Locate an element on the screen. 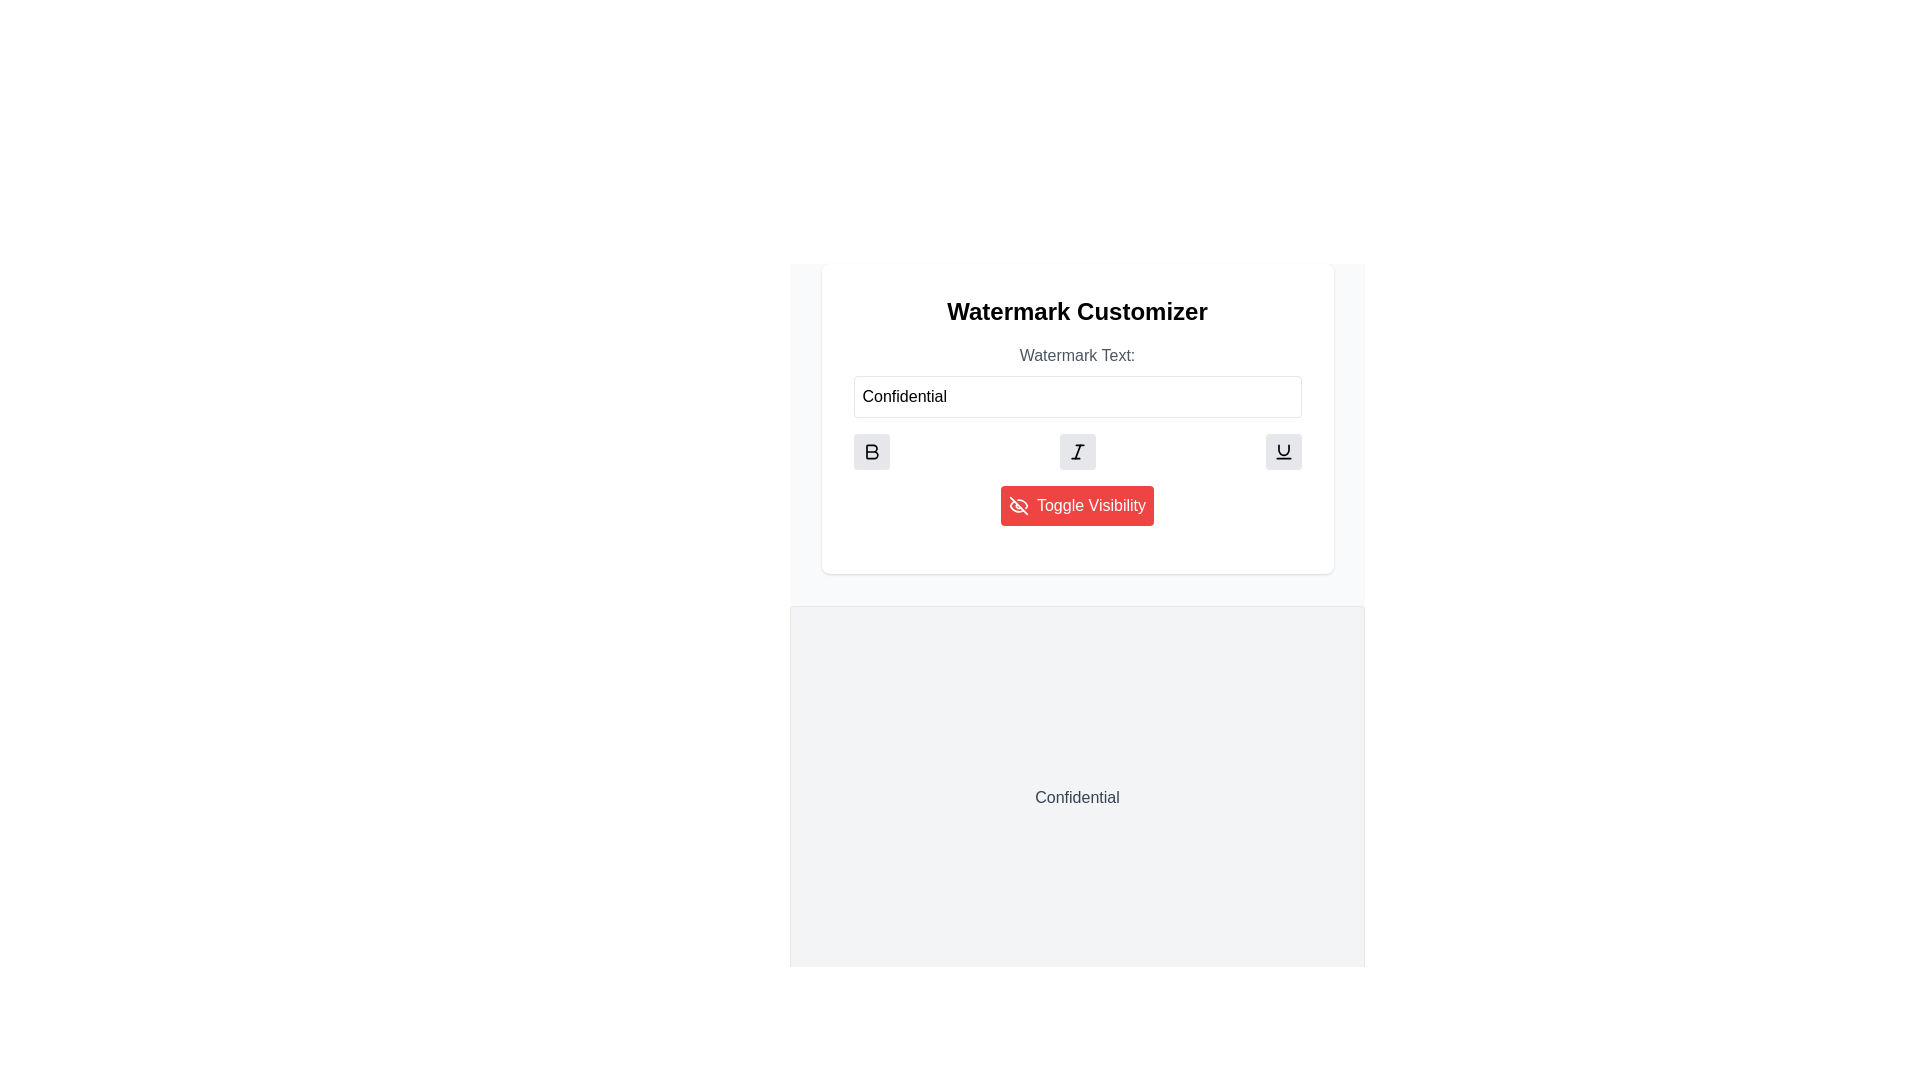 The image size is (1920, 1080). the bold toggle button located directly below the 'Watermark Text' input field is located at coordinates (871, 451).